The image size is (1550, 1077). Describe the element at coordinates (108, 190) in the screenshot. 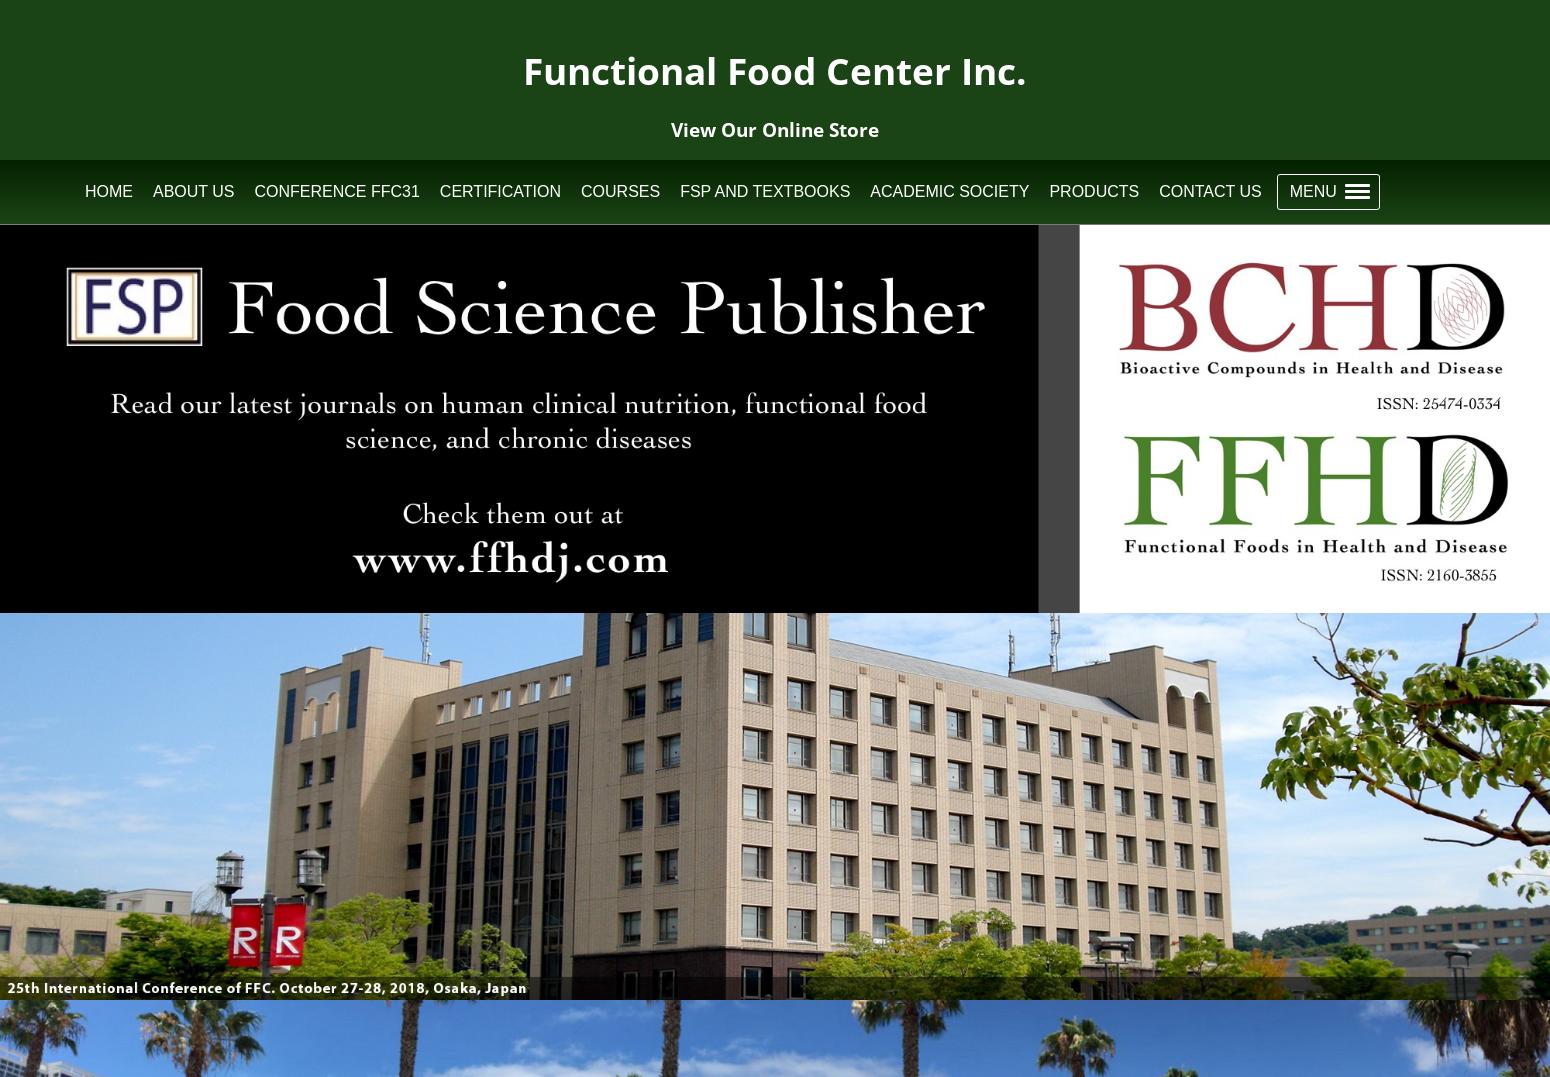

I see `'Home'` at that location.